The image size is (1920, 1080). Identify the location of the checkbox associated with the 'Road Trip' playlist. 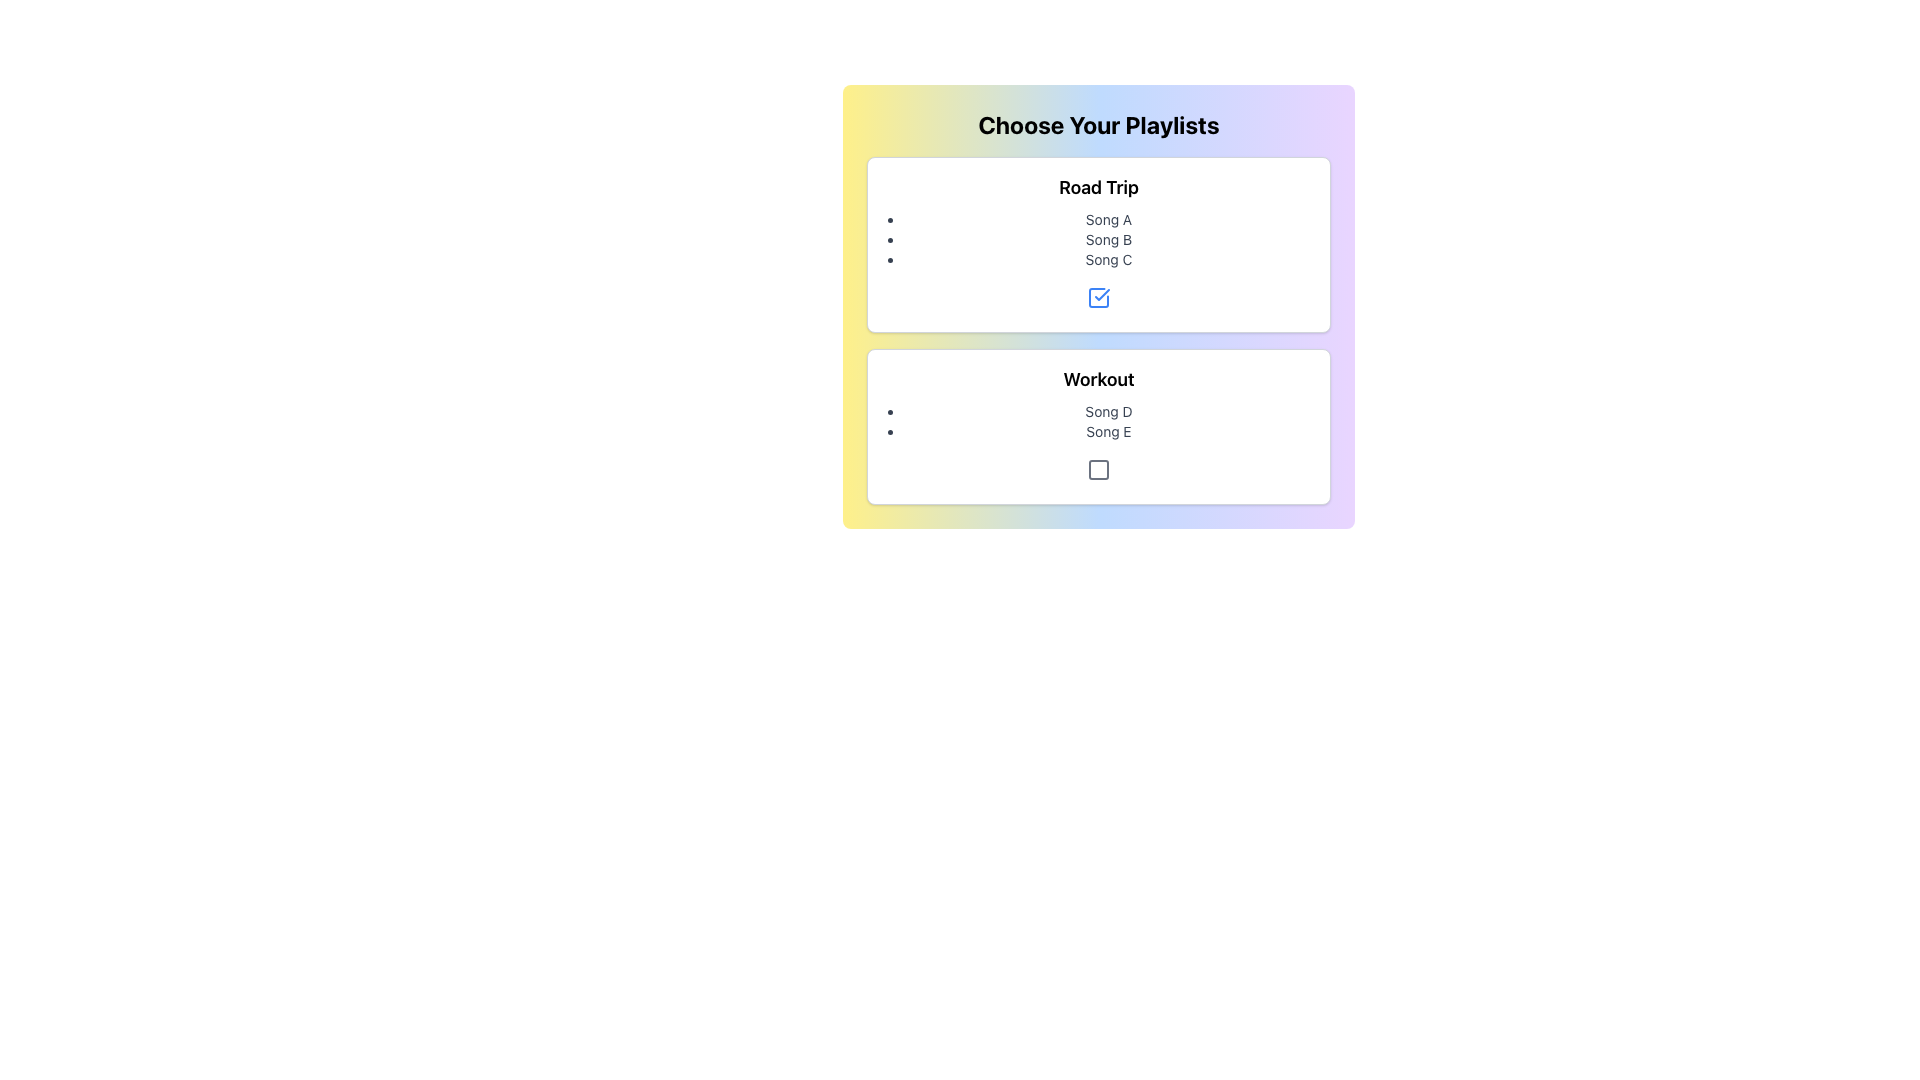
(1098, 297).